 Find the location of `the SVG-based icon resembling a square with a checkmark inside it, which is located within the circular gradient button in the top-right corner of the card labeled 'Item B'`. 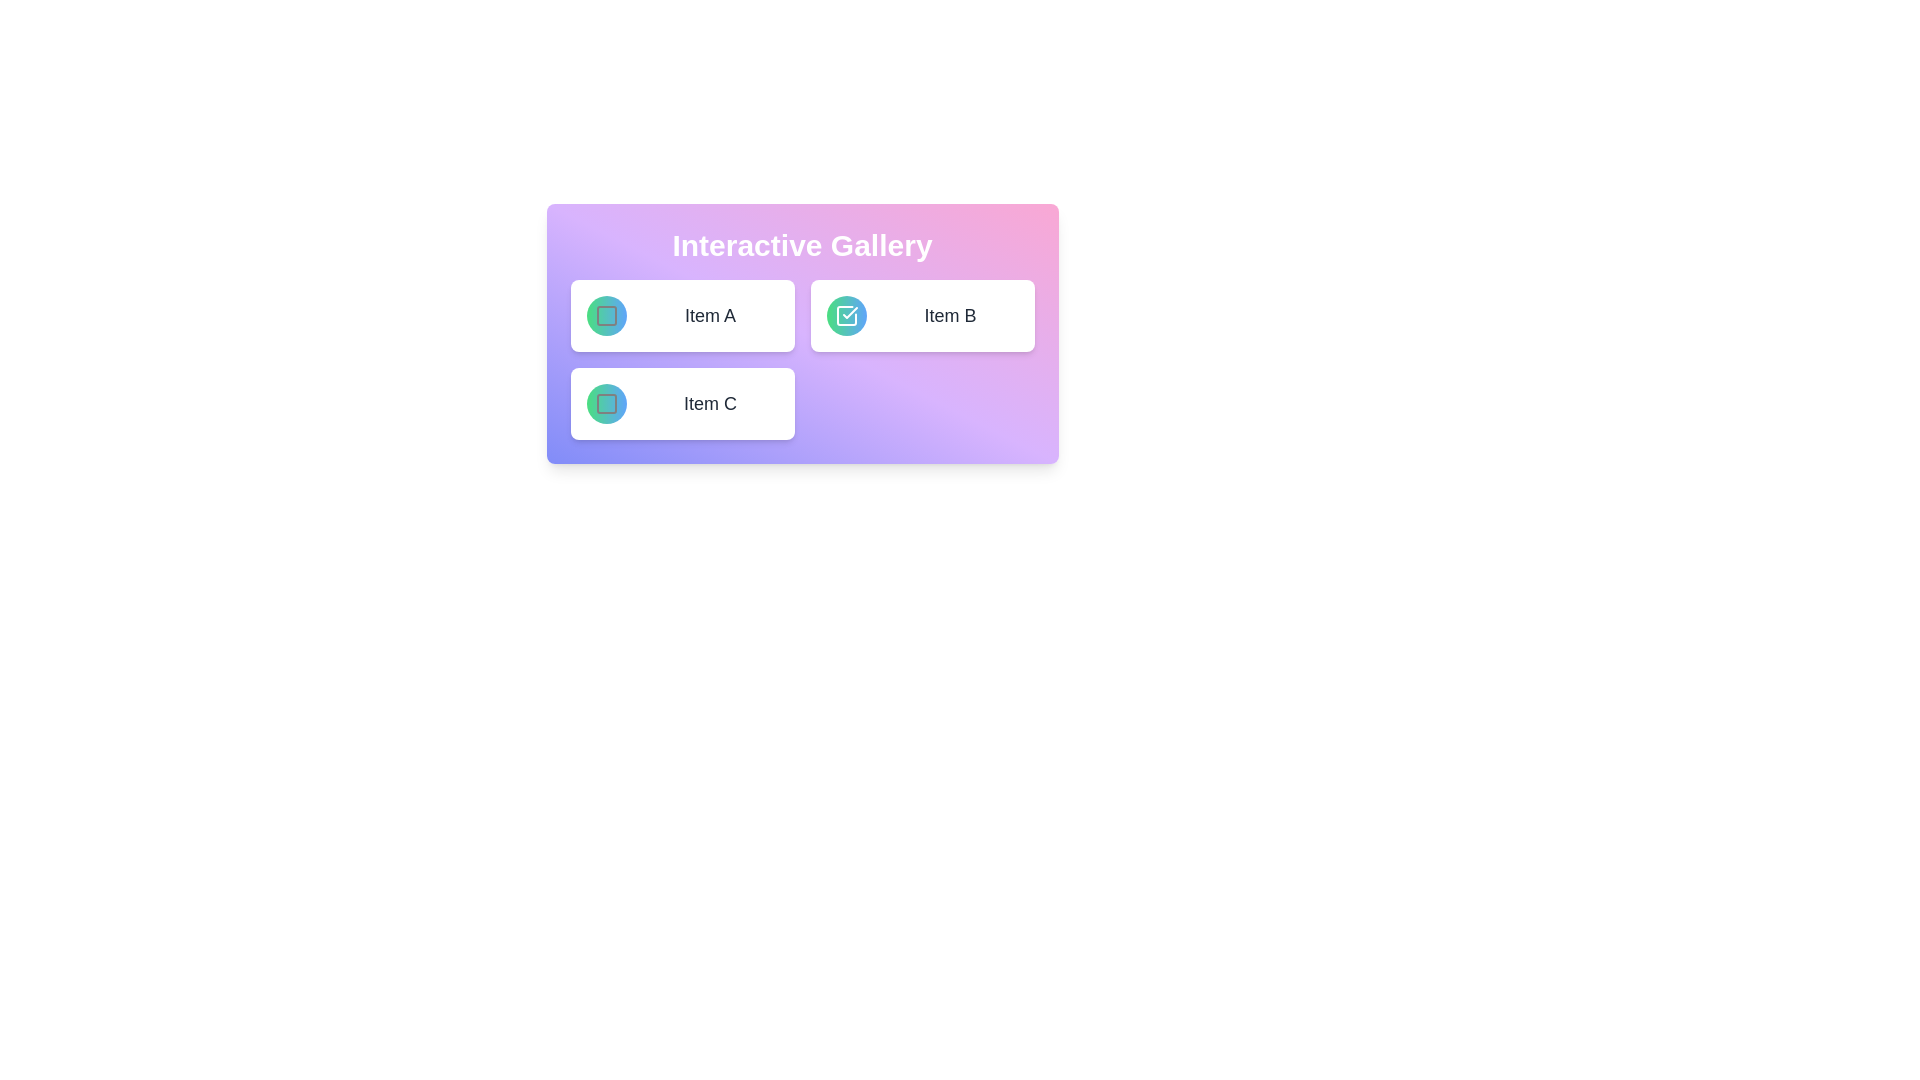

the SVG-based icon resembling a square with a checkmark inside it, which is located within the circular gradient button in the top-right corner of the card labeled 'Item B' is located at coordinates (846, 315).